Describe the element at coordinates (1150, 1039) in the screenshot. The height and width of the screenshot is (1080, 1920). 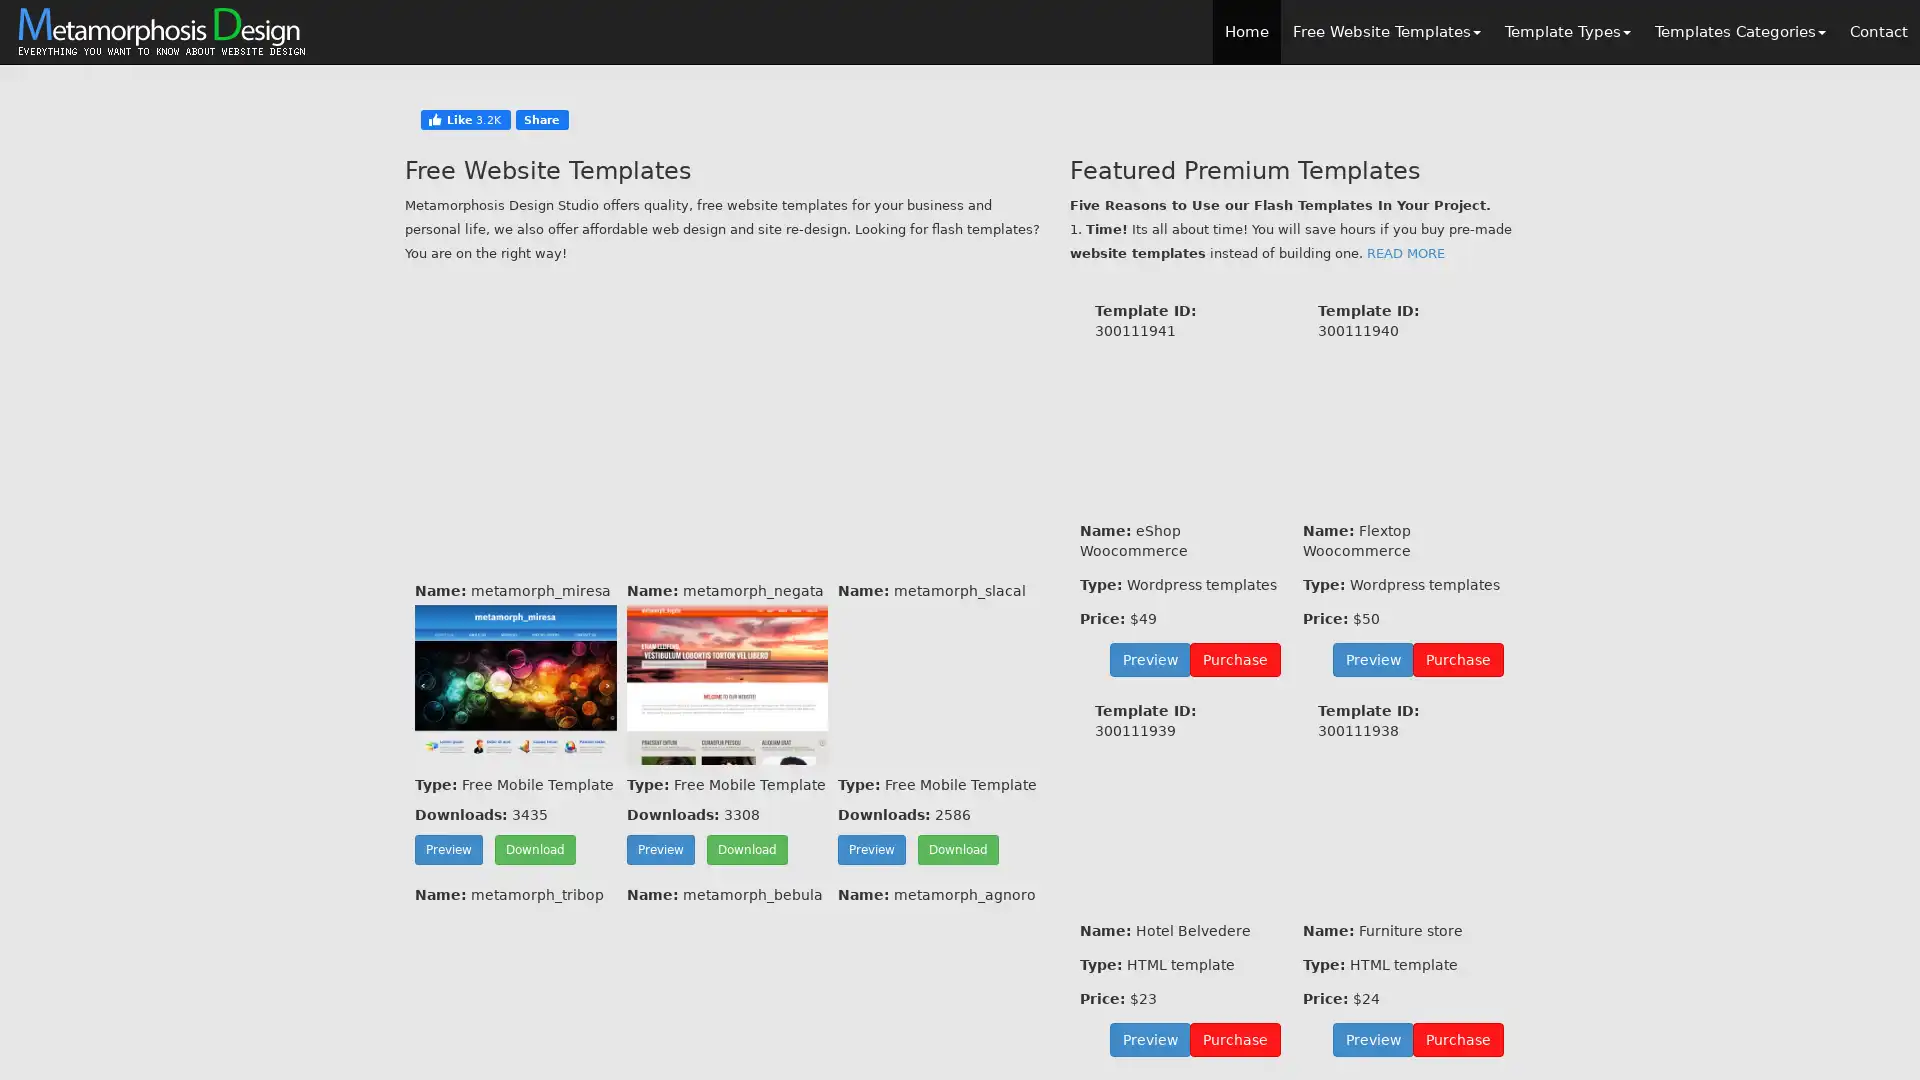
I see `Preview` at that location.